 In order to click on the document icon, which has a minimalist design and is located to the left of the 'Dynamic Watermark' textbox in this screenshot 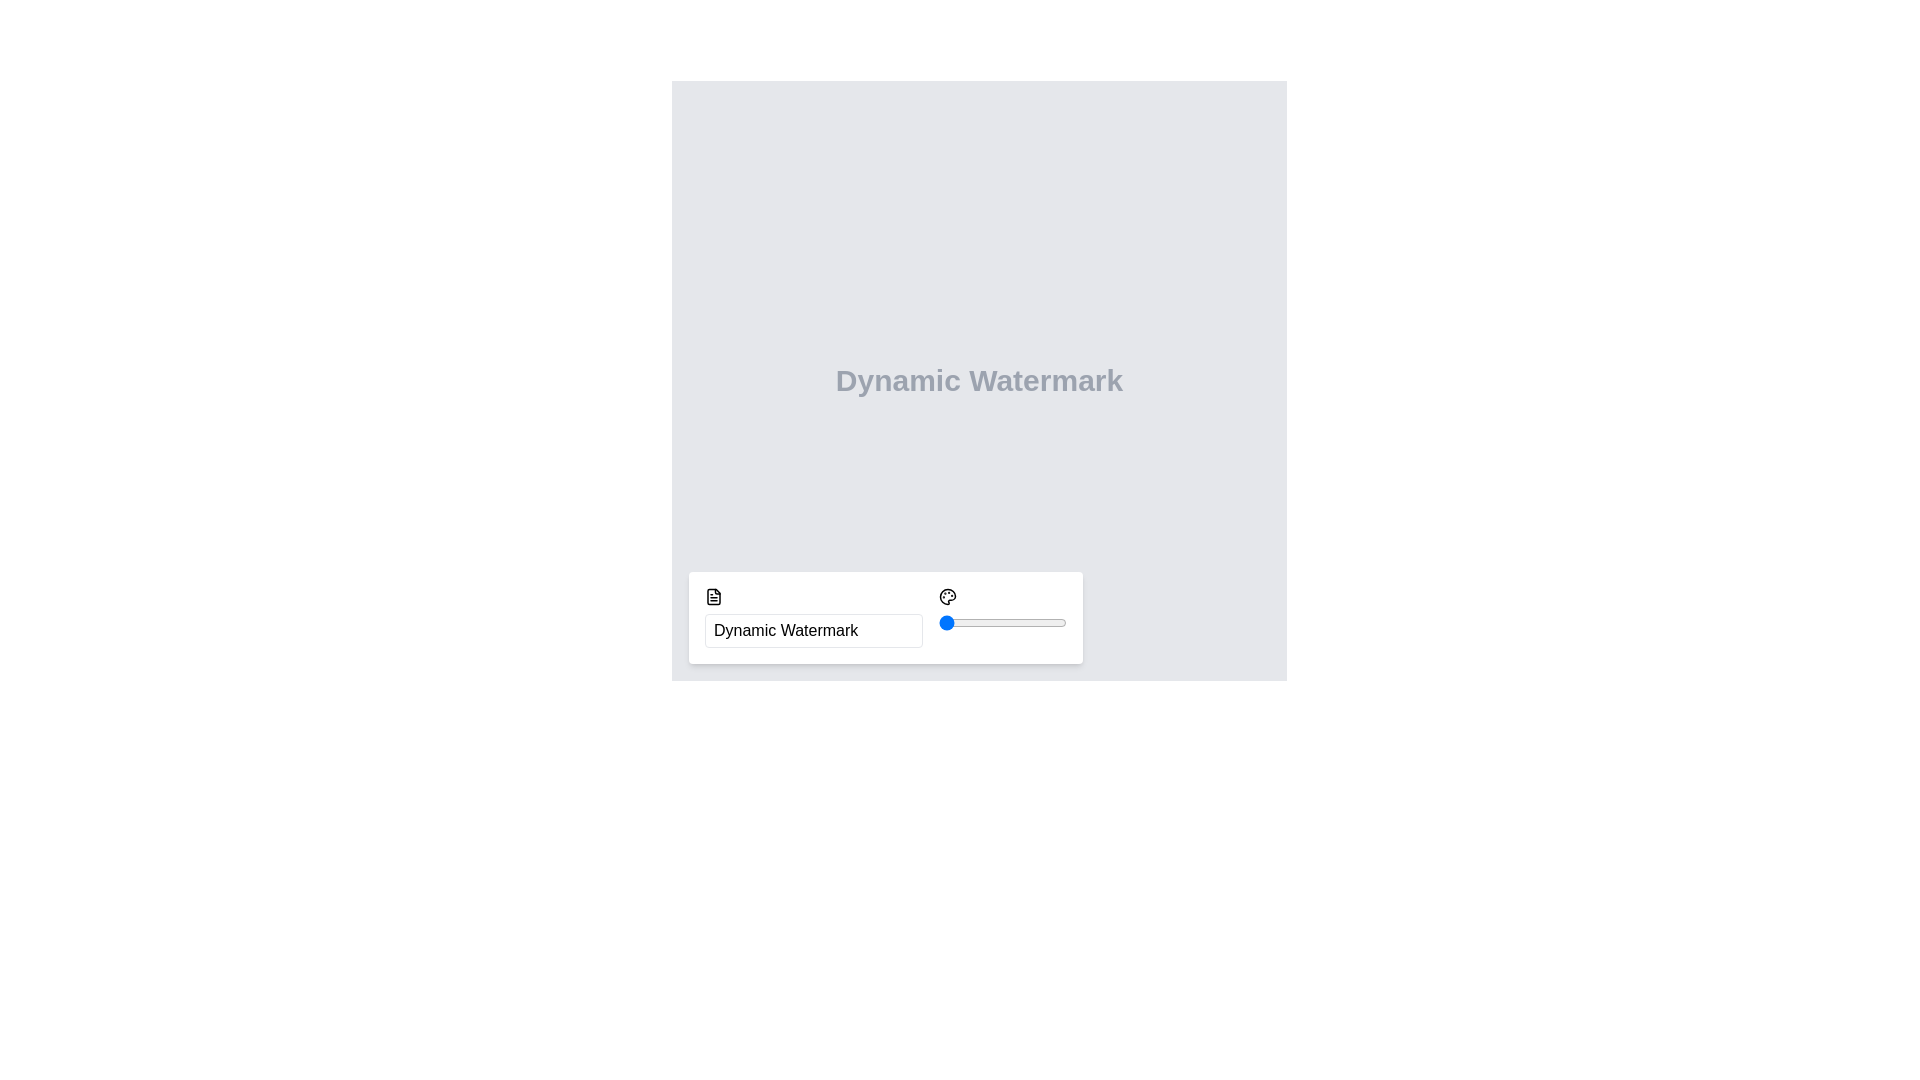, I will do `click(714, 596)`.